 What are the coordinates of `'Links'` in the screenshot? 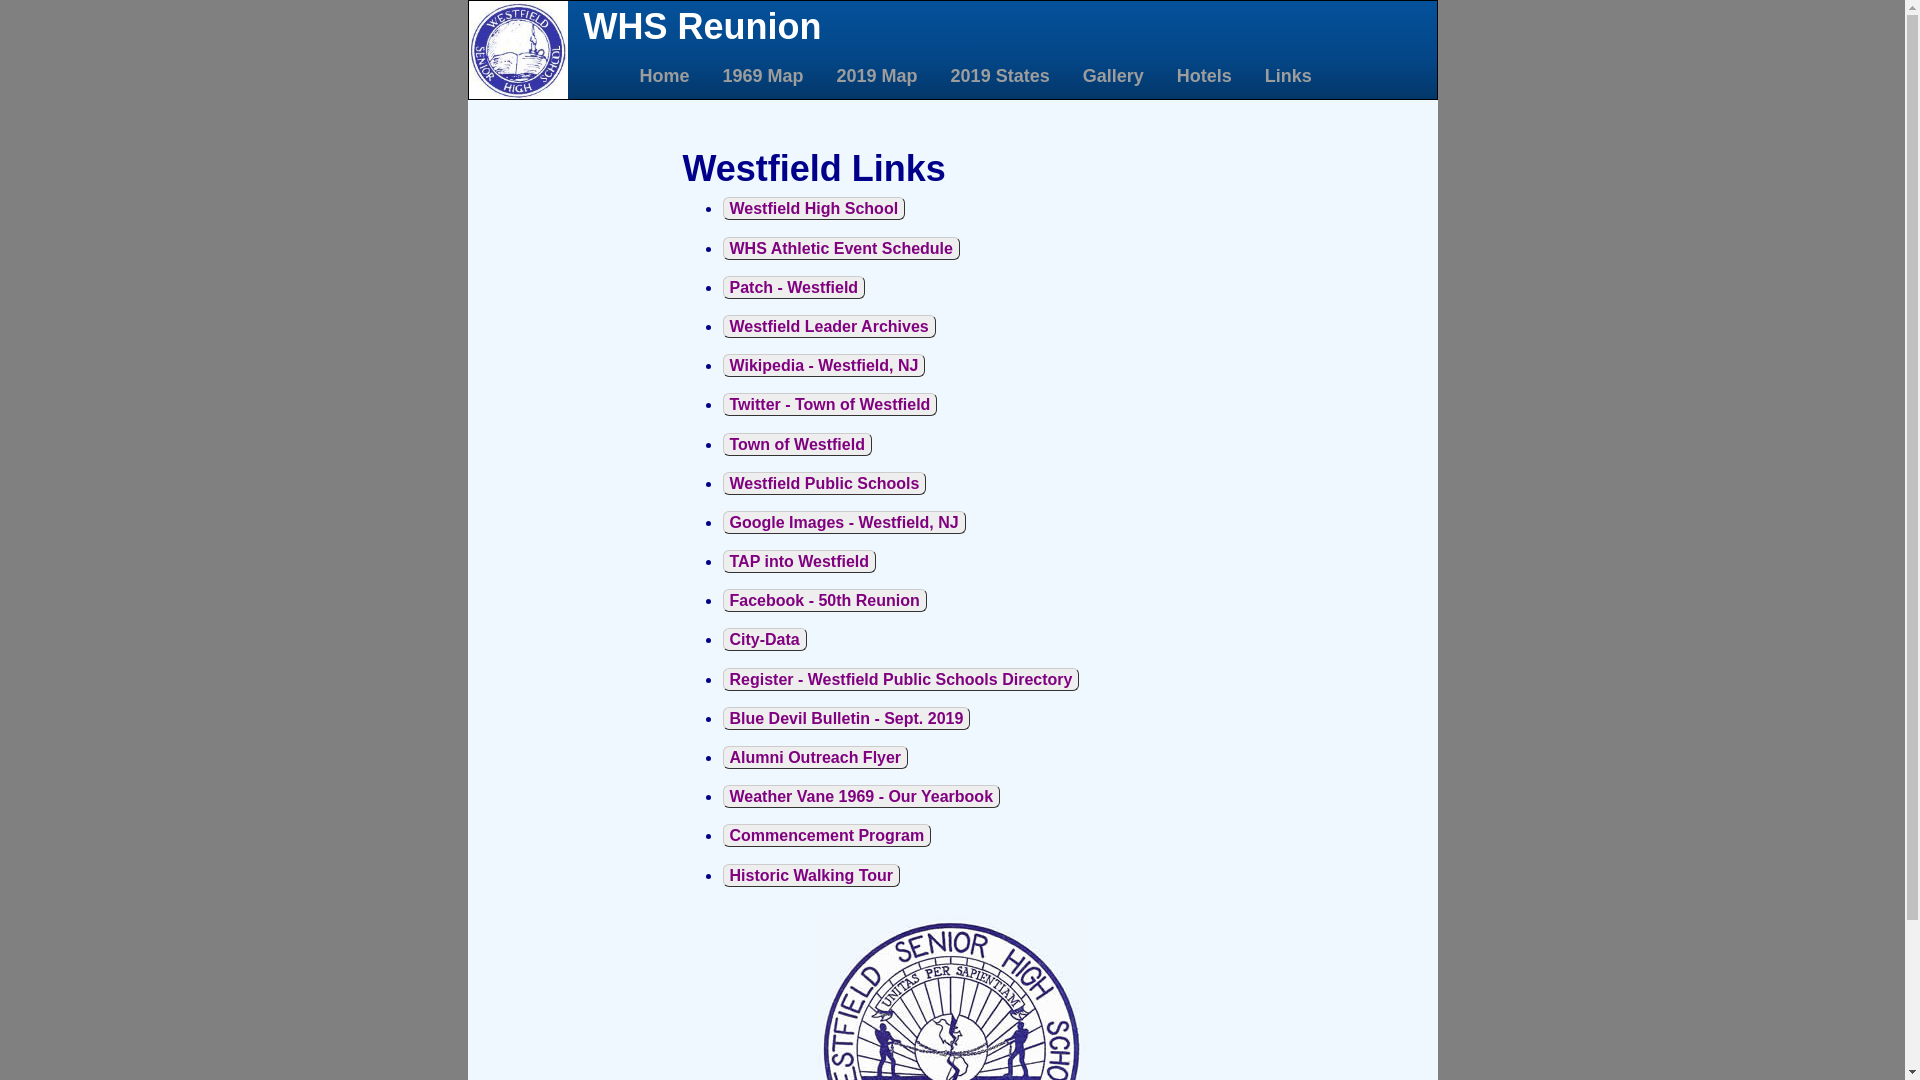 It's located at (1286, 75).